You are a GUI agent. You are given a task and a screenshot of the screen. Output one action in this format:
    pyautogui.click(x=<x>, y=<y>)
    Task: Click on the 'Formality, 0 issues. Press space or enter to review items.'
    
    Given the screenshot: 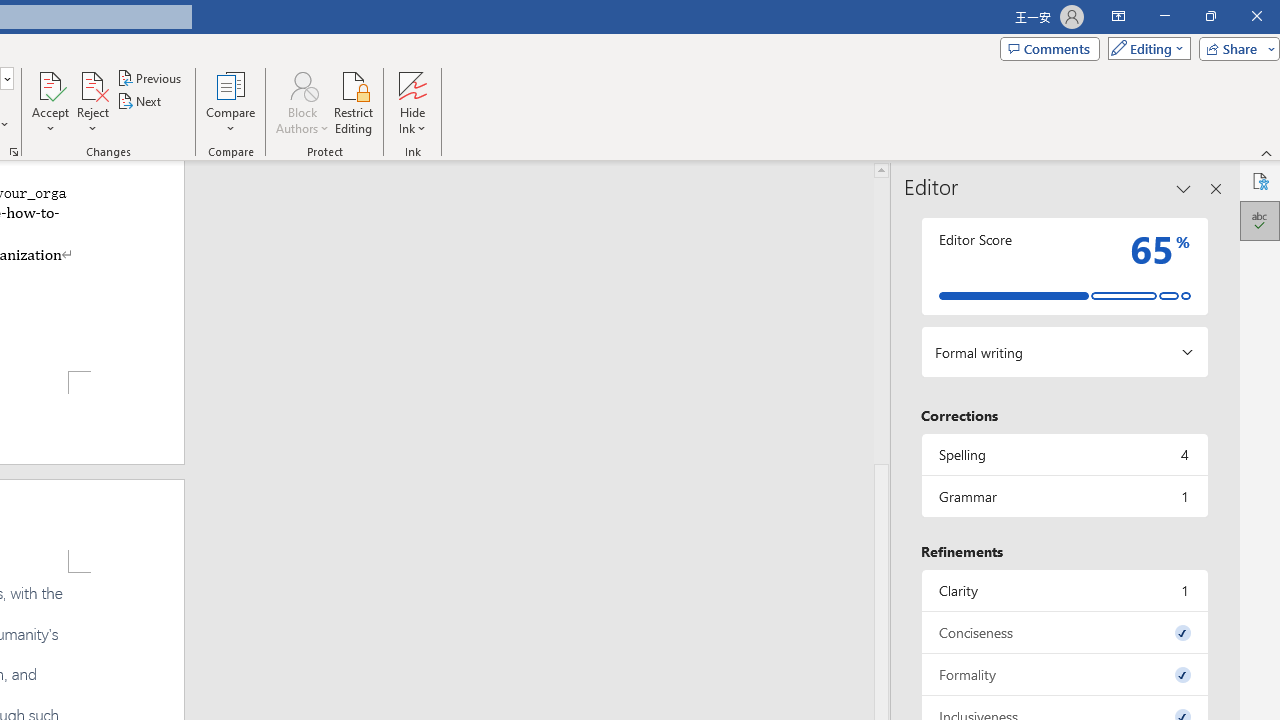 What is the action you would take?
    pyautogui.click(x=1063, y=674)
    